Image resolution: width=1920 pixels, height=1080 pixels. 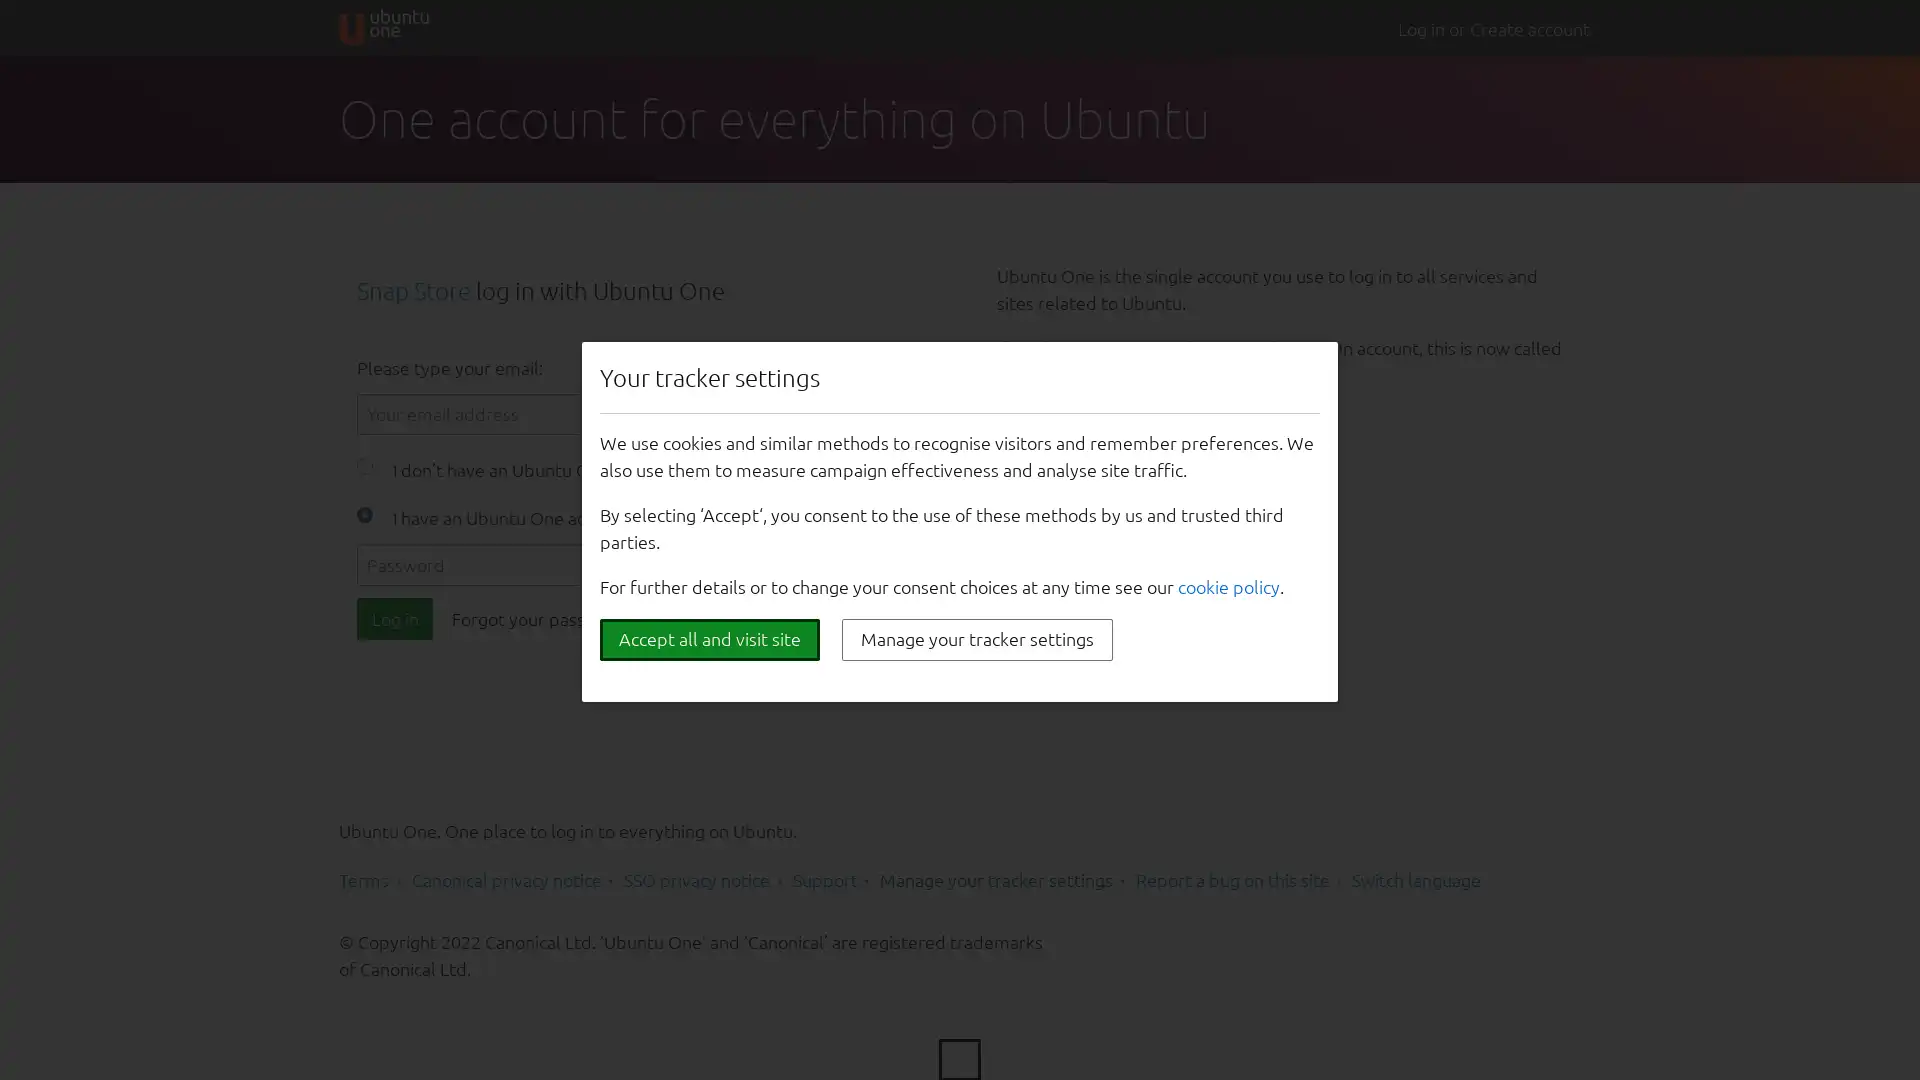 What do you see at coordinates (710, 639) in the screenshot?
I see `Accept all and visit site` at bounding box center [710, 639].